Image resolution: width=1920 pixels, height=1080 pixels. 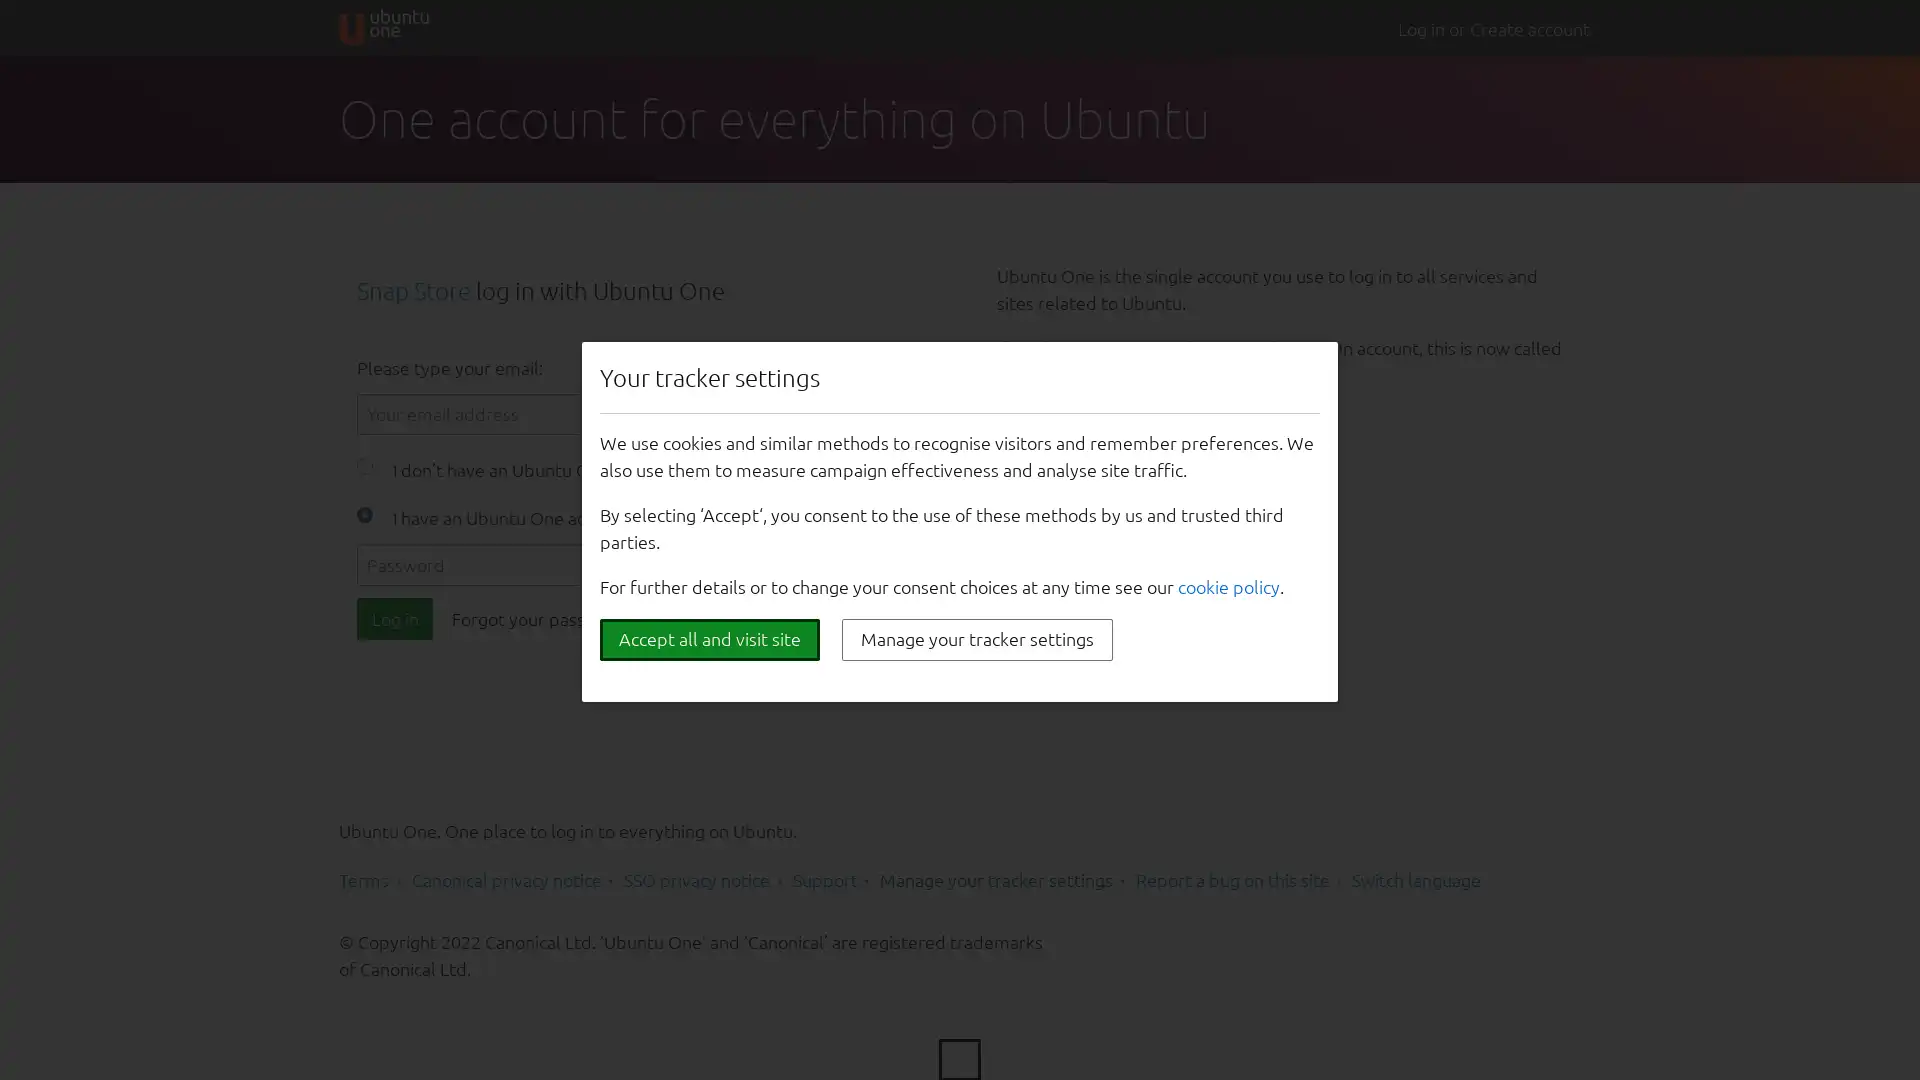 What do you see at coordinates (710, 639) in the screenshot?
I see `Accept all and visit site` at bounding box center [710, 639].